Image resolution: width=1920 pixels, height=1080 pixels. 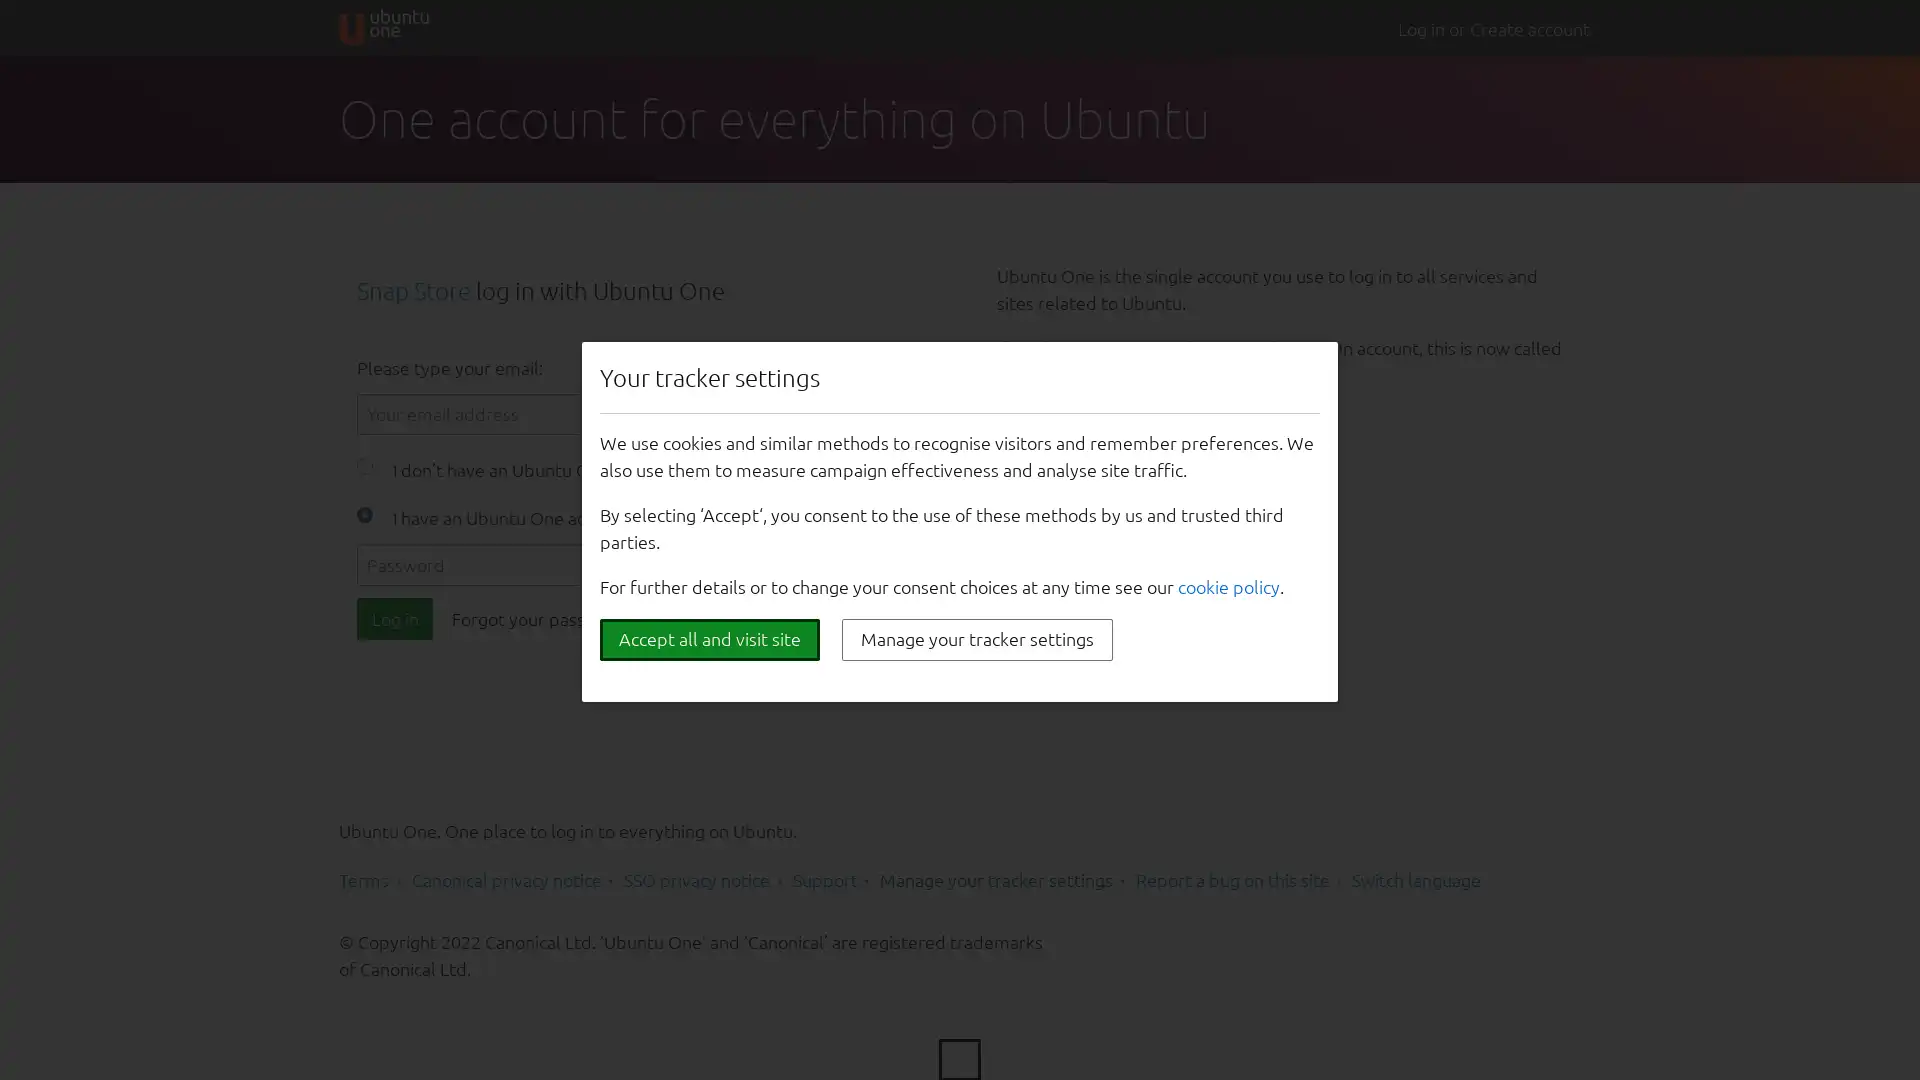 What do you see at coordinates (710, 639) in the screenshot?
I see `Accept all and visit site` at bounding box center [710, 639].